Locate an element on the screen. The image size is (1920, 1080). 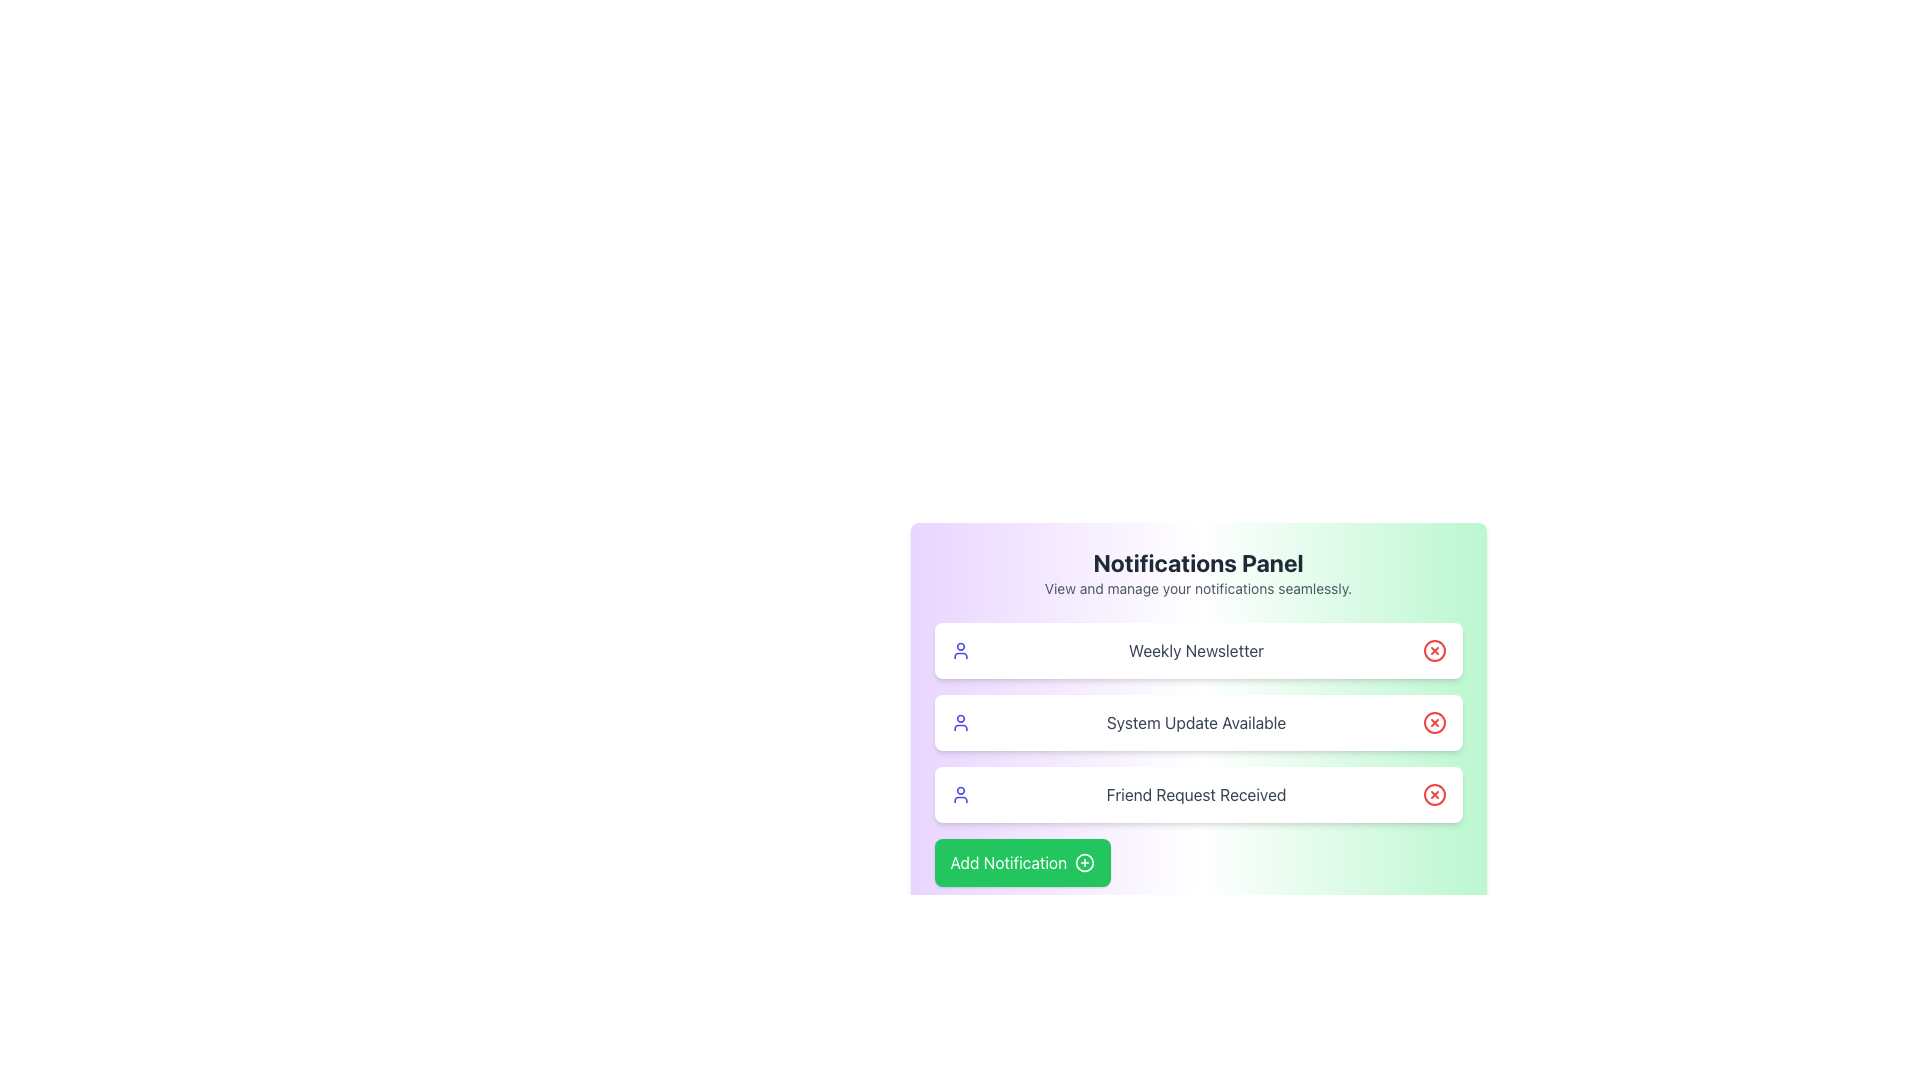
the icon located to the right of the text on the green 'Add Notification' button at the bottom of the notification panel is located at coordinates (1084, 862).